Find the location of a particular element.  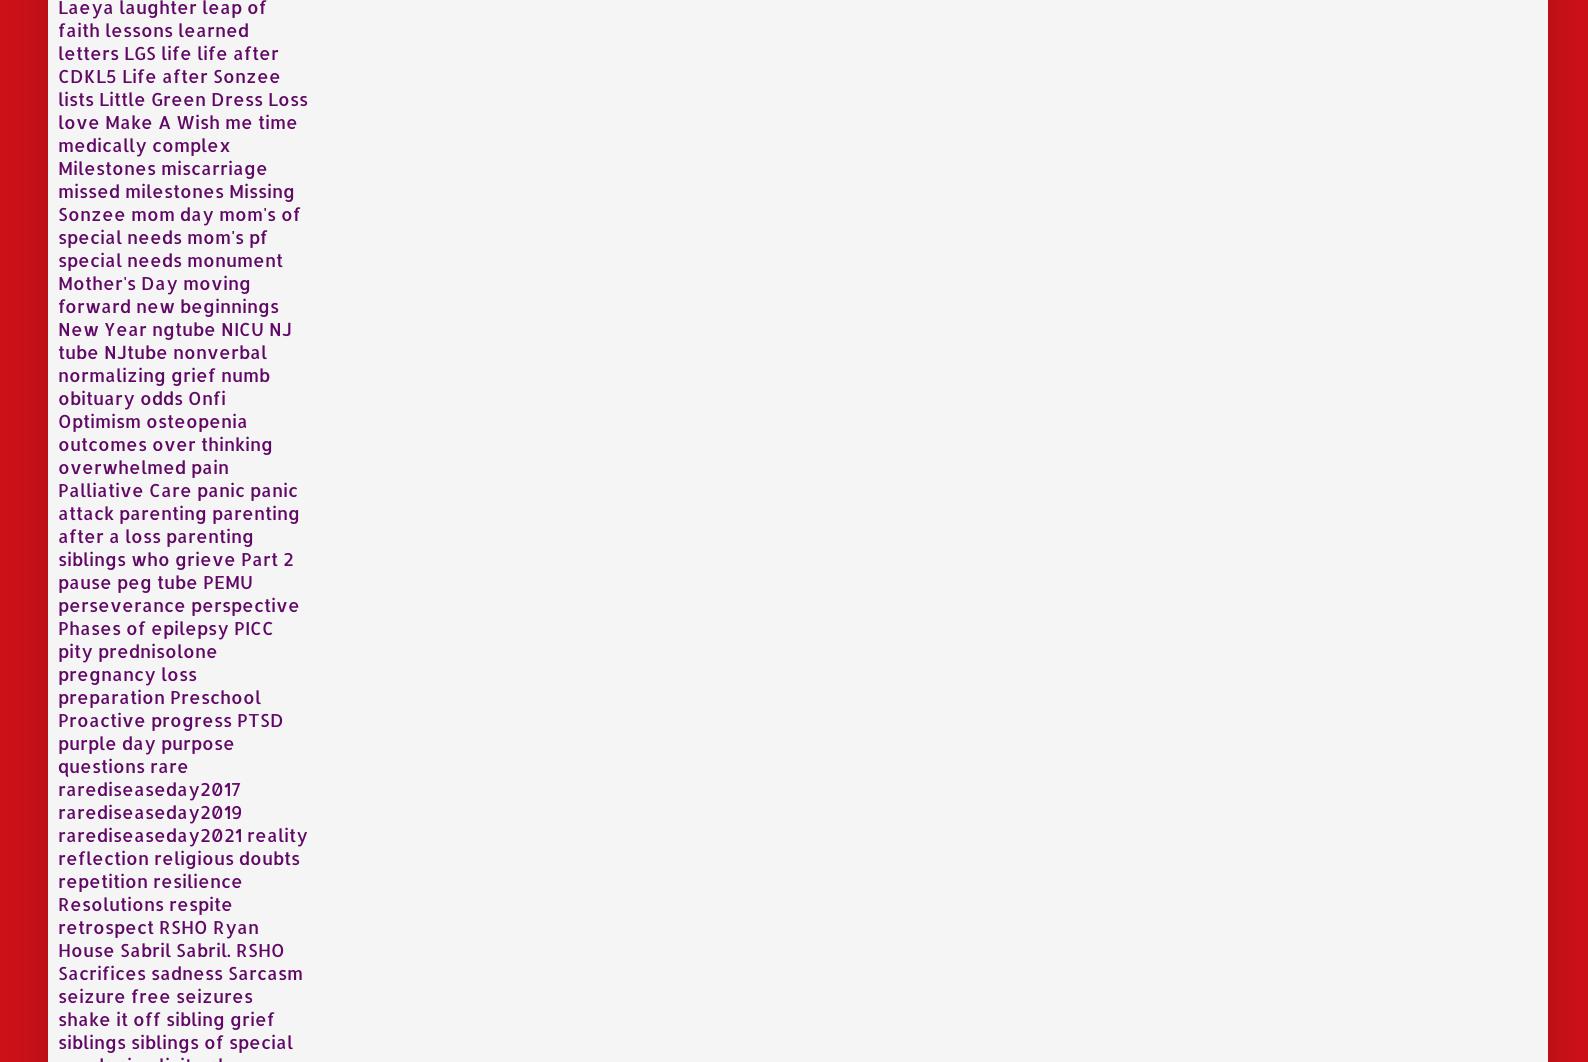

'Loss' is located at coordinates (268, 97).